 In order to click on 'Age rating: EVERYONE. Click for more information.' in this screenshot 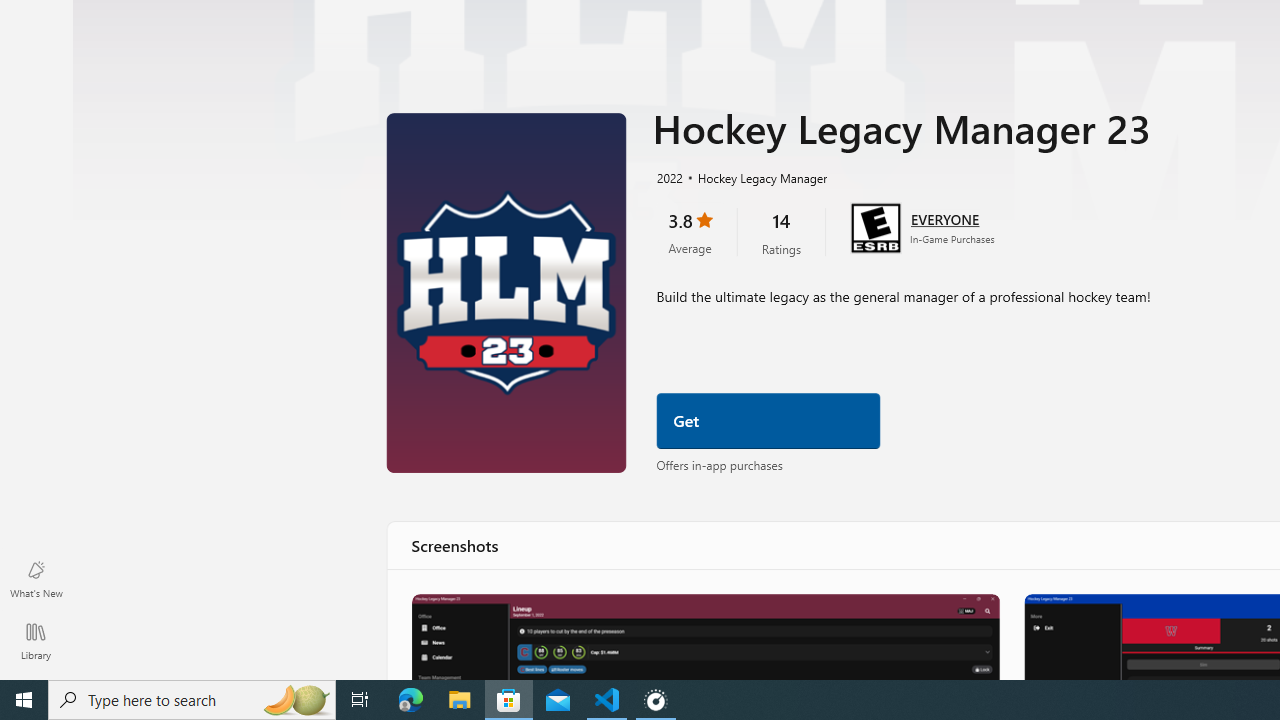, I will do `click(944, 218)`.